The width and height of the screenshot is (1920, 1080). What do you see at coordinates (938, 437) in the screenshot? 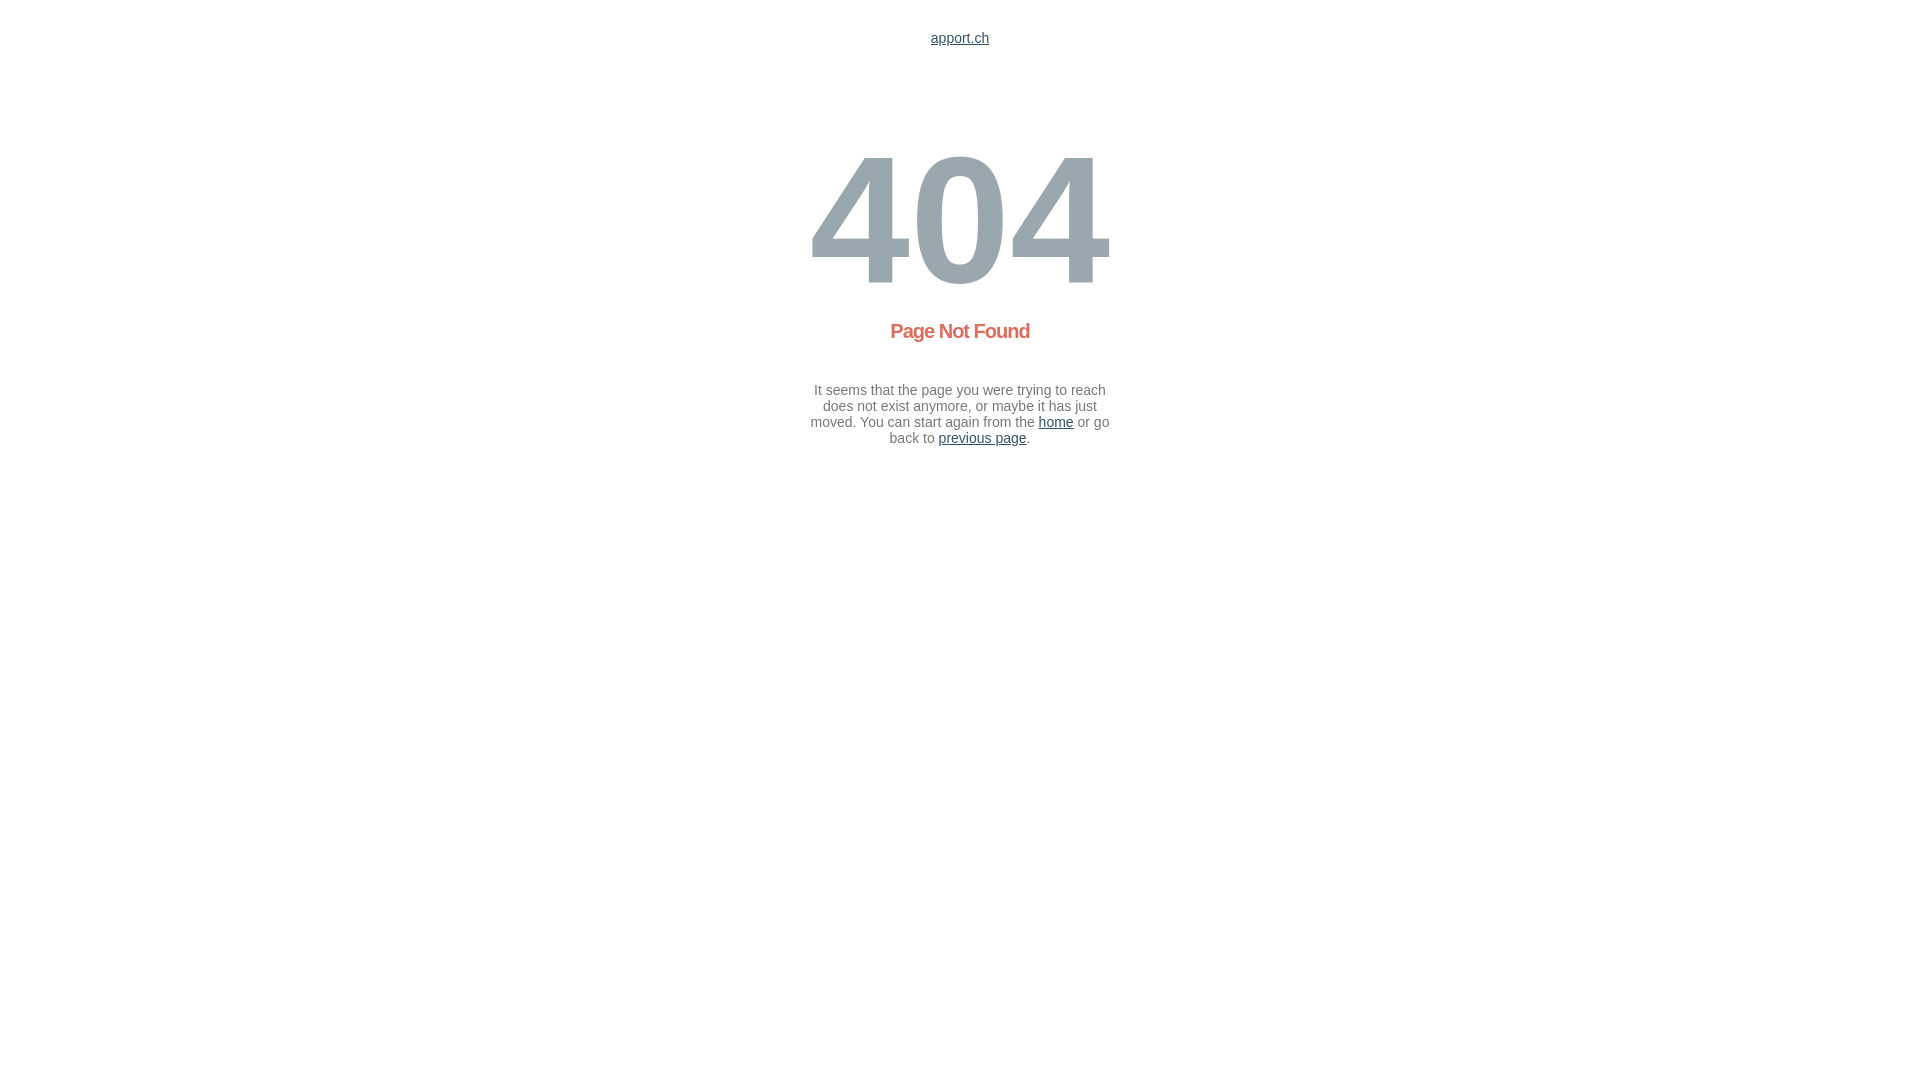
I see `'previous page'` at bounding box center [938, 437].